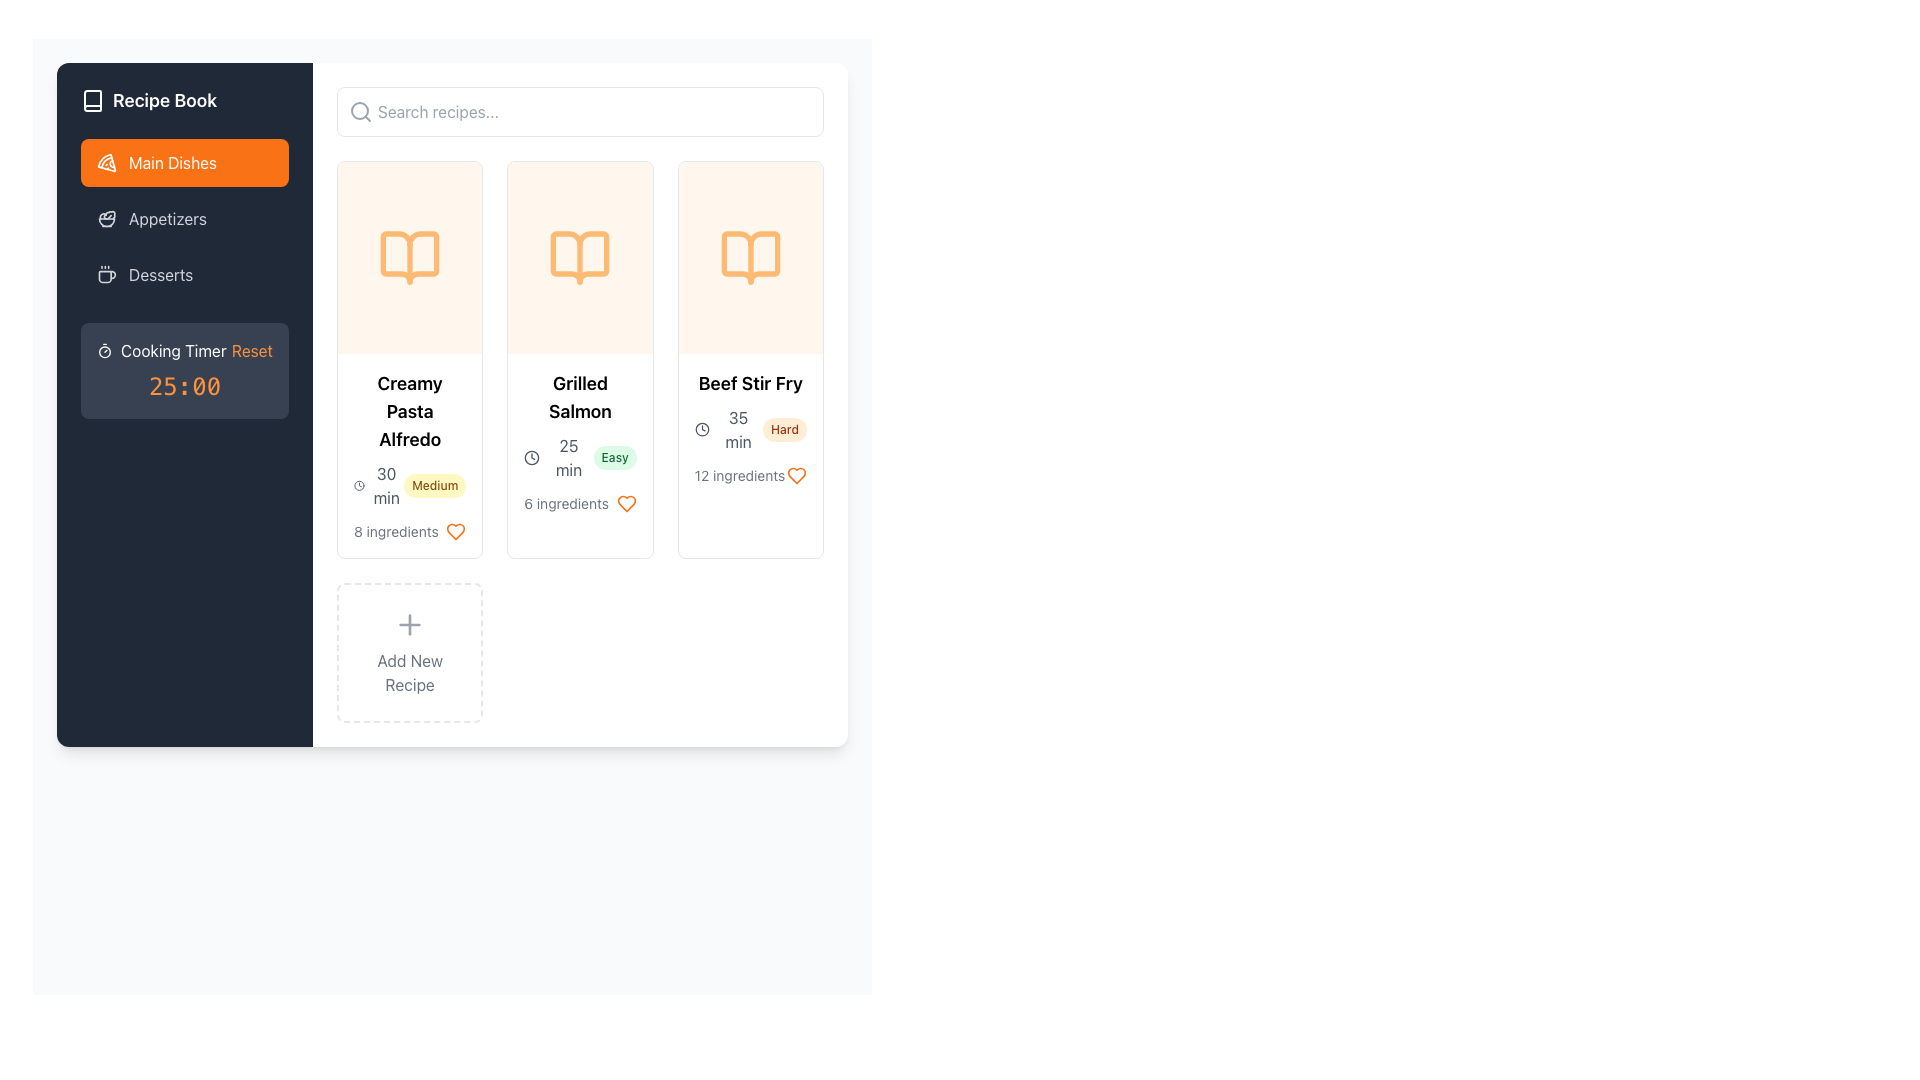  Describe the element at coordinates (749, 475) in the screenshot. I see `the label that indicates the number of ingredients required for the 'Beef Stir Fry' recipe, which is located in the bottom-right corner of the card, underneath the '35 min' and 'Hard' labels` at that location.